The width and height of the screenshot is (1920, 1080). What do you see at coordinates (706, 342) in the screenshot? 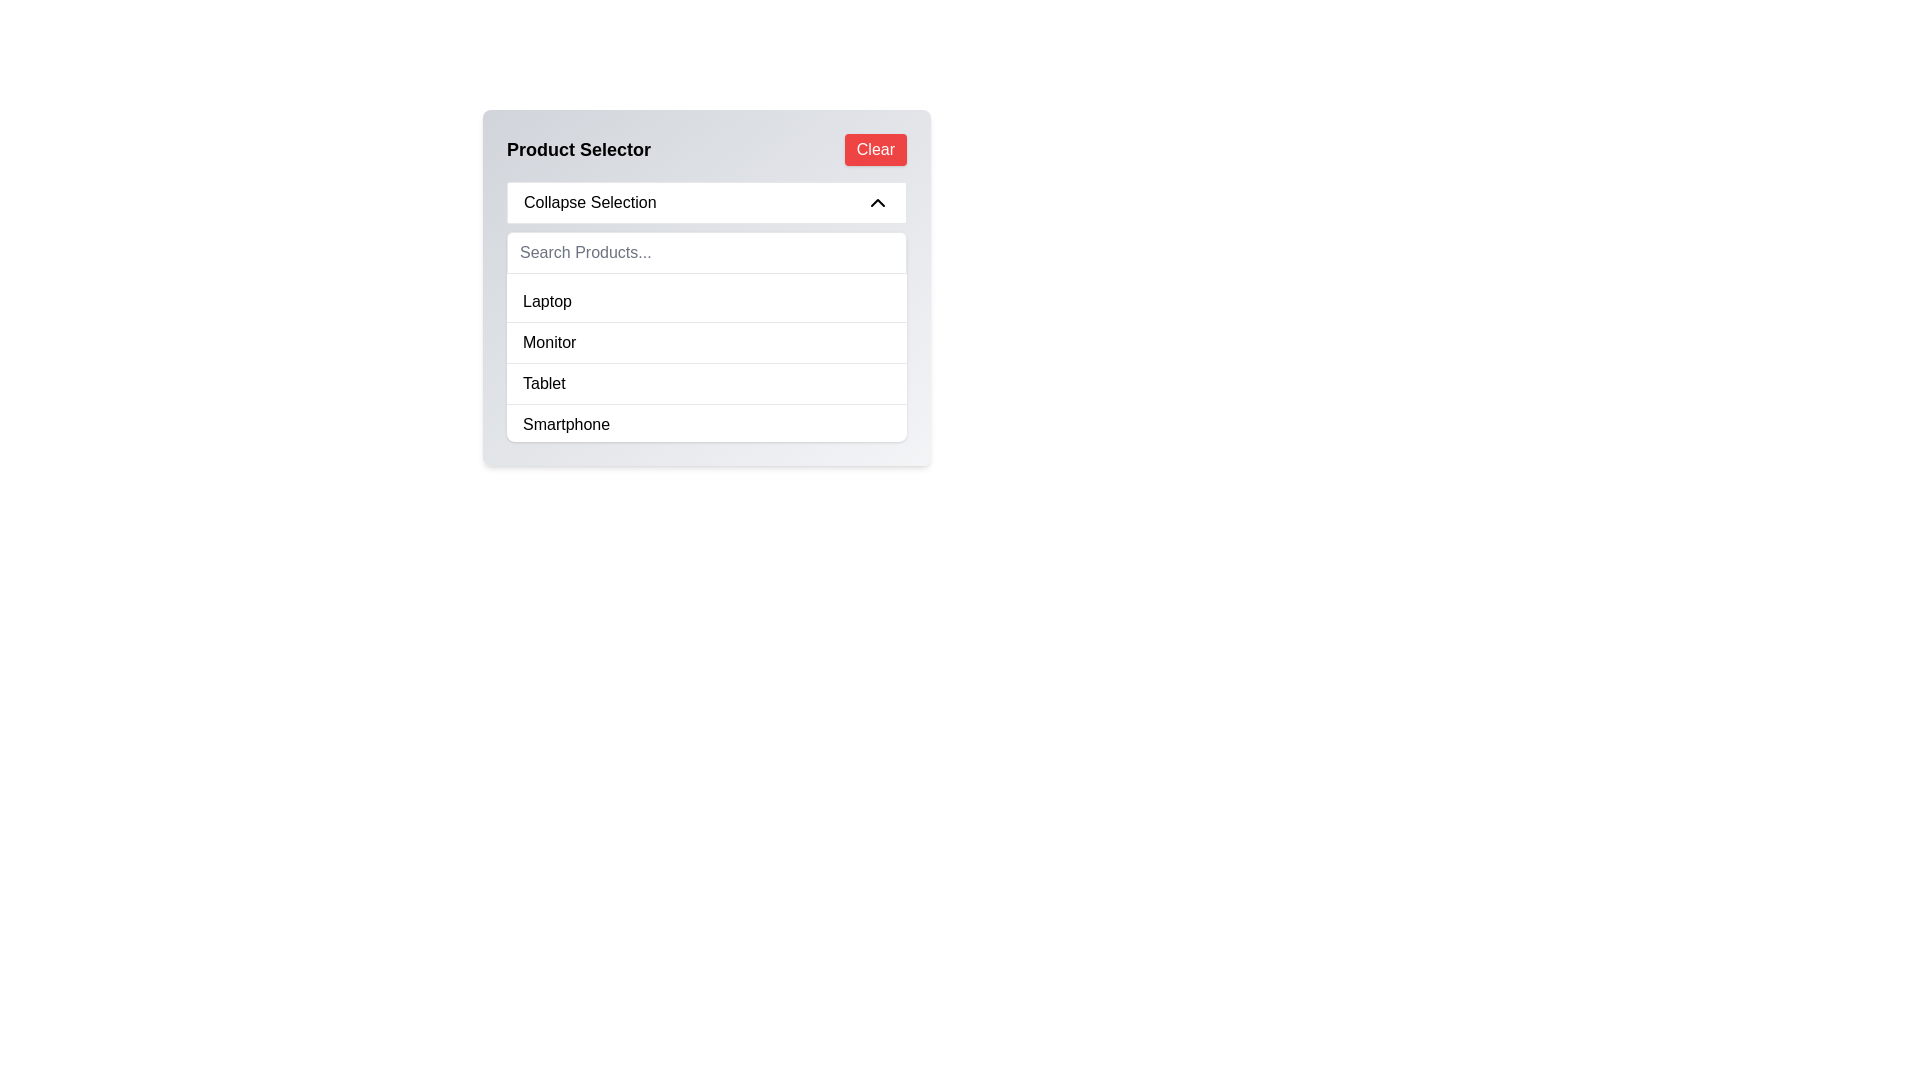
I see `the 'Monitor' option in the product selection menu` at bounding box center [706, 342].